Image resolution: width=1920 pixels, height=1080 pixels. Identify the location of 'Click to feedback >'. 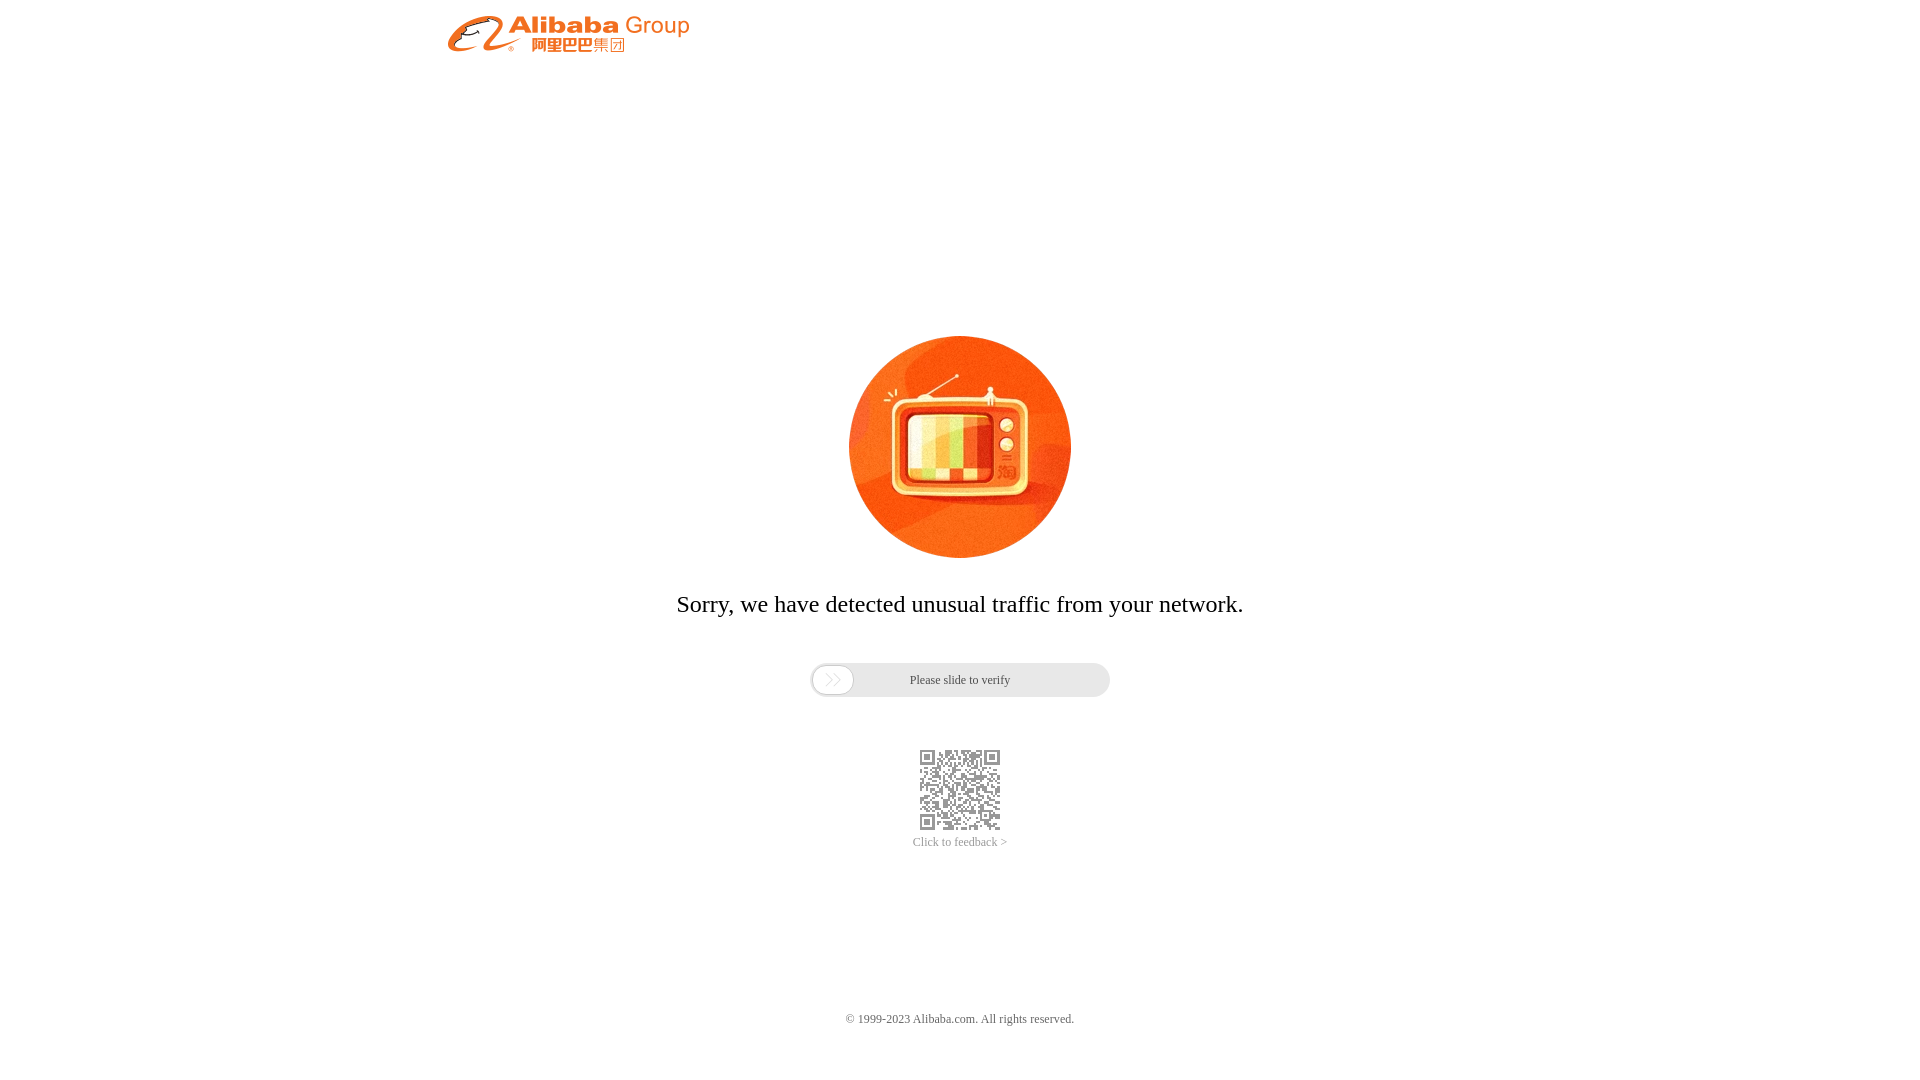
(960, 842).